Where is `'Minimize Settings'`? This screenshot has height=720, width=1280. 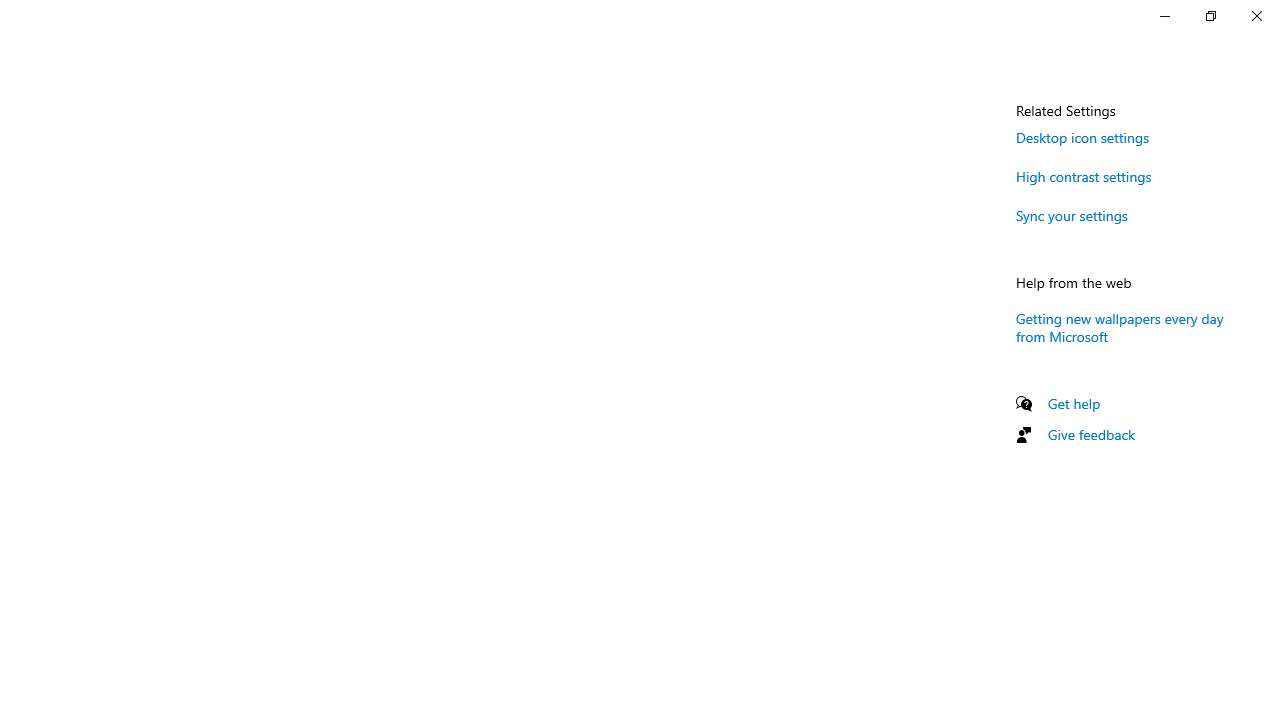
'Minimize Settings' is located at coordinates (1164, 15).